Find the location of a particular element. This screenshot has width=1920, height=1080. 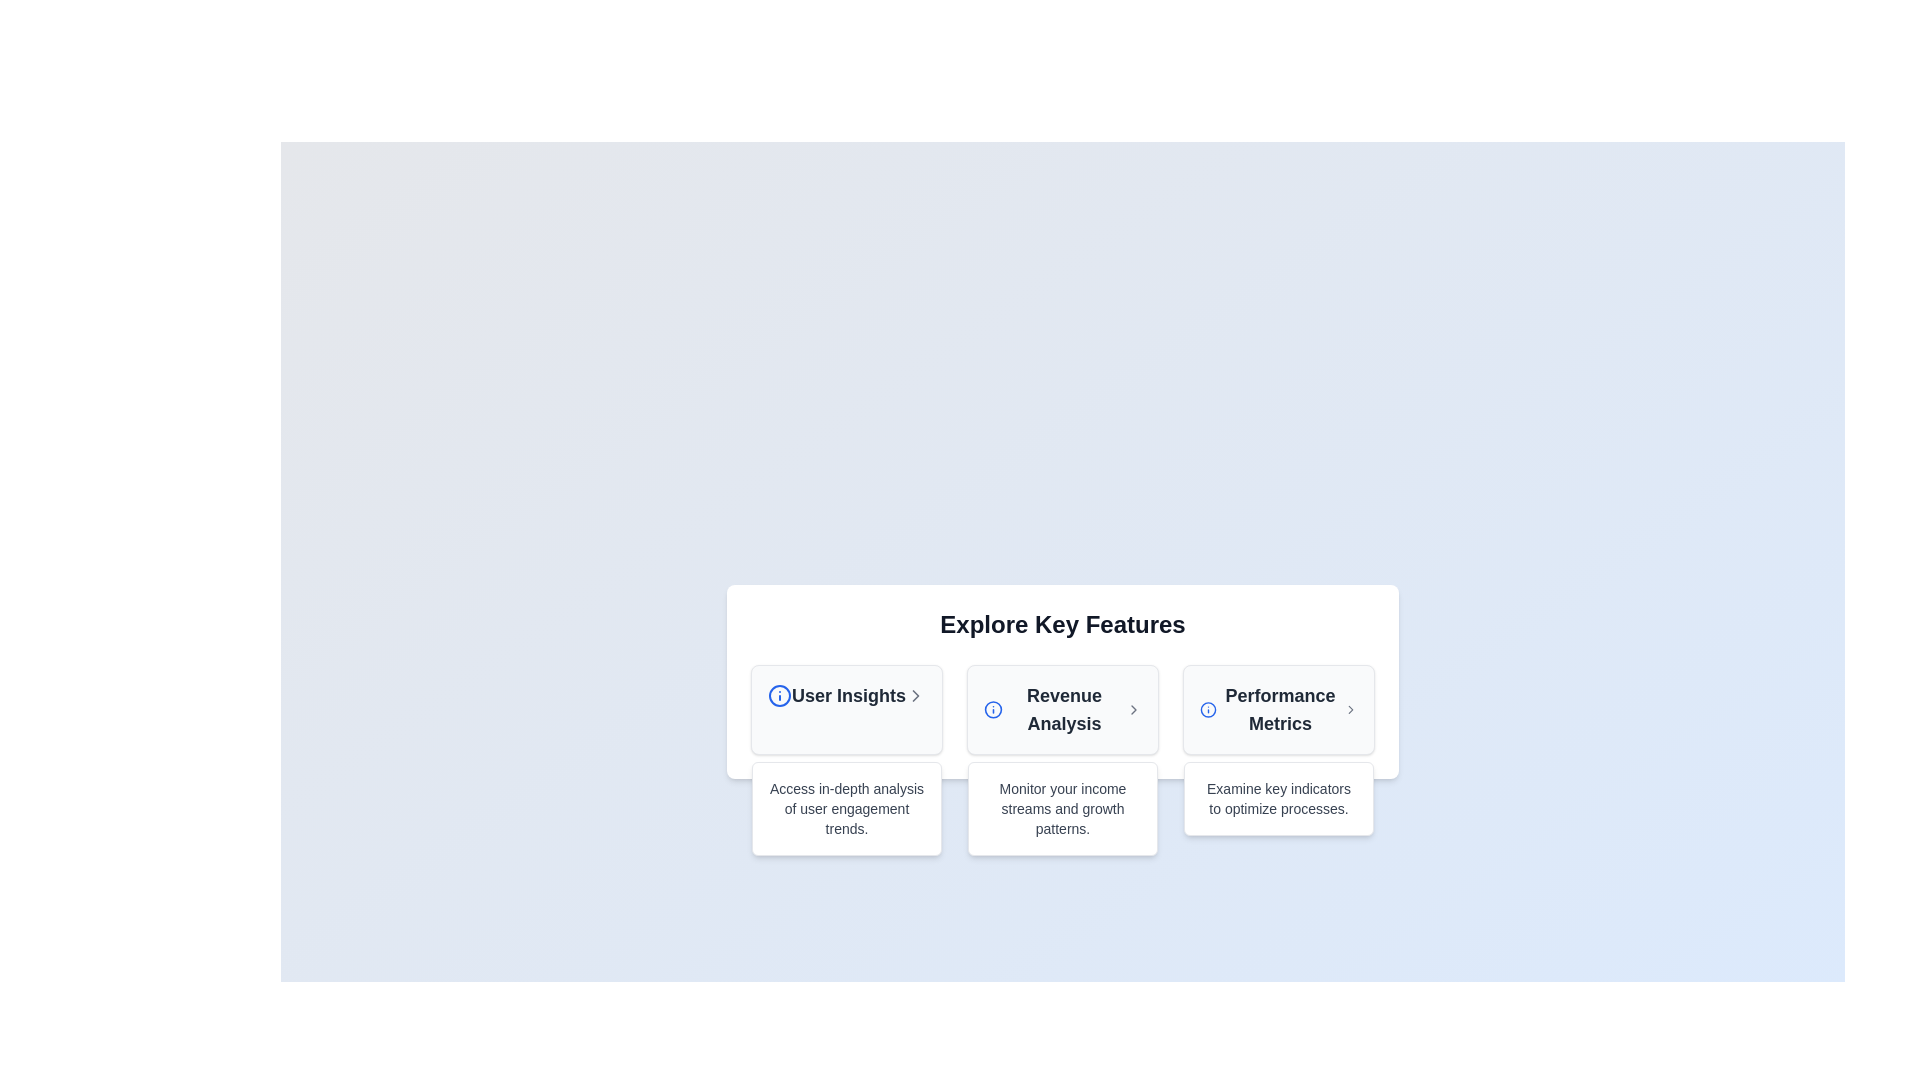

the second selectable menu item in the horizontal group of three, which provides access to revenue analysis information is located at coordinates (1061, 708).